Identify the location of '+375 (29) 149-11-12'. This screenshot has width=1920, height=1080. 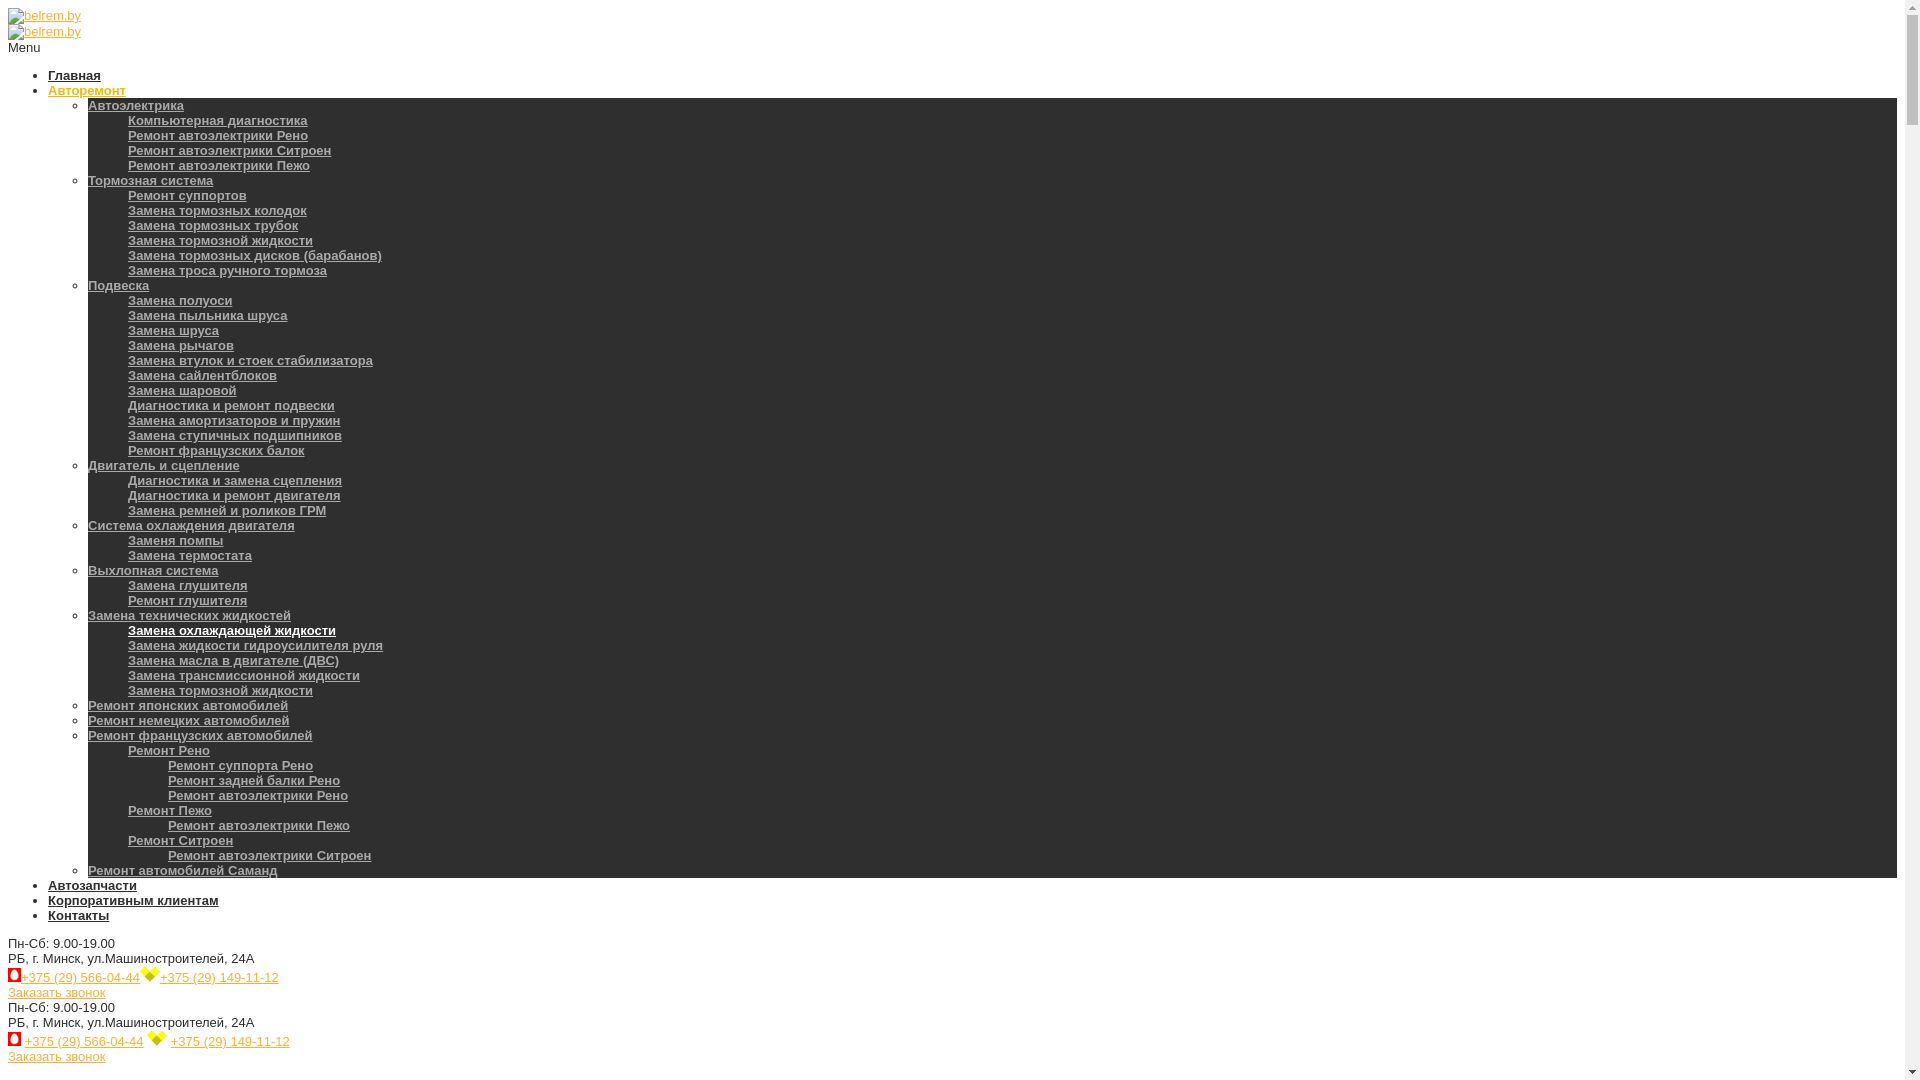
(219, 976).